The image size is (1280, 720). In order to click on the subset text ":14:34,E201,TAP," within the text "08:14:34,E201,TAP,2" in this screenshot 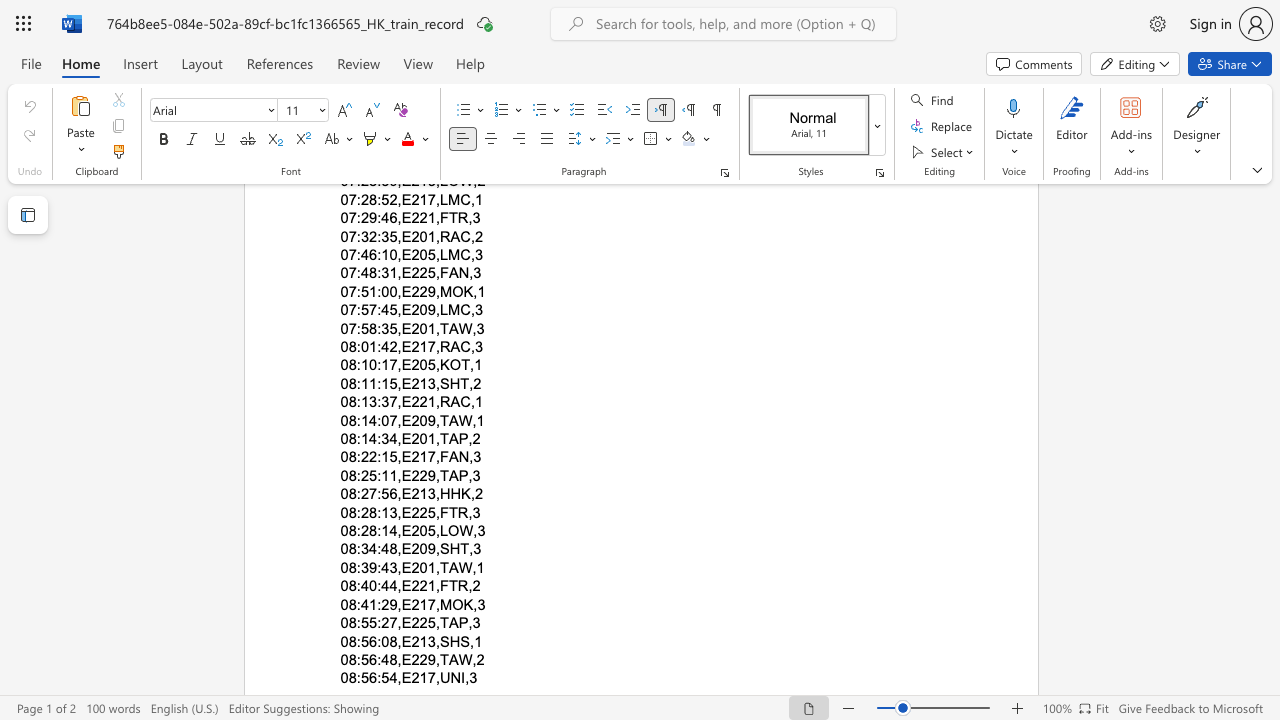, I will do `click(356, 438)`.